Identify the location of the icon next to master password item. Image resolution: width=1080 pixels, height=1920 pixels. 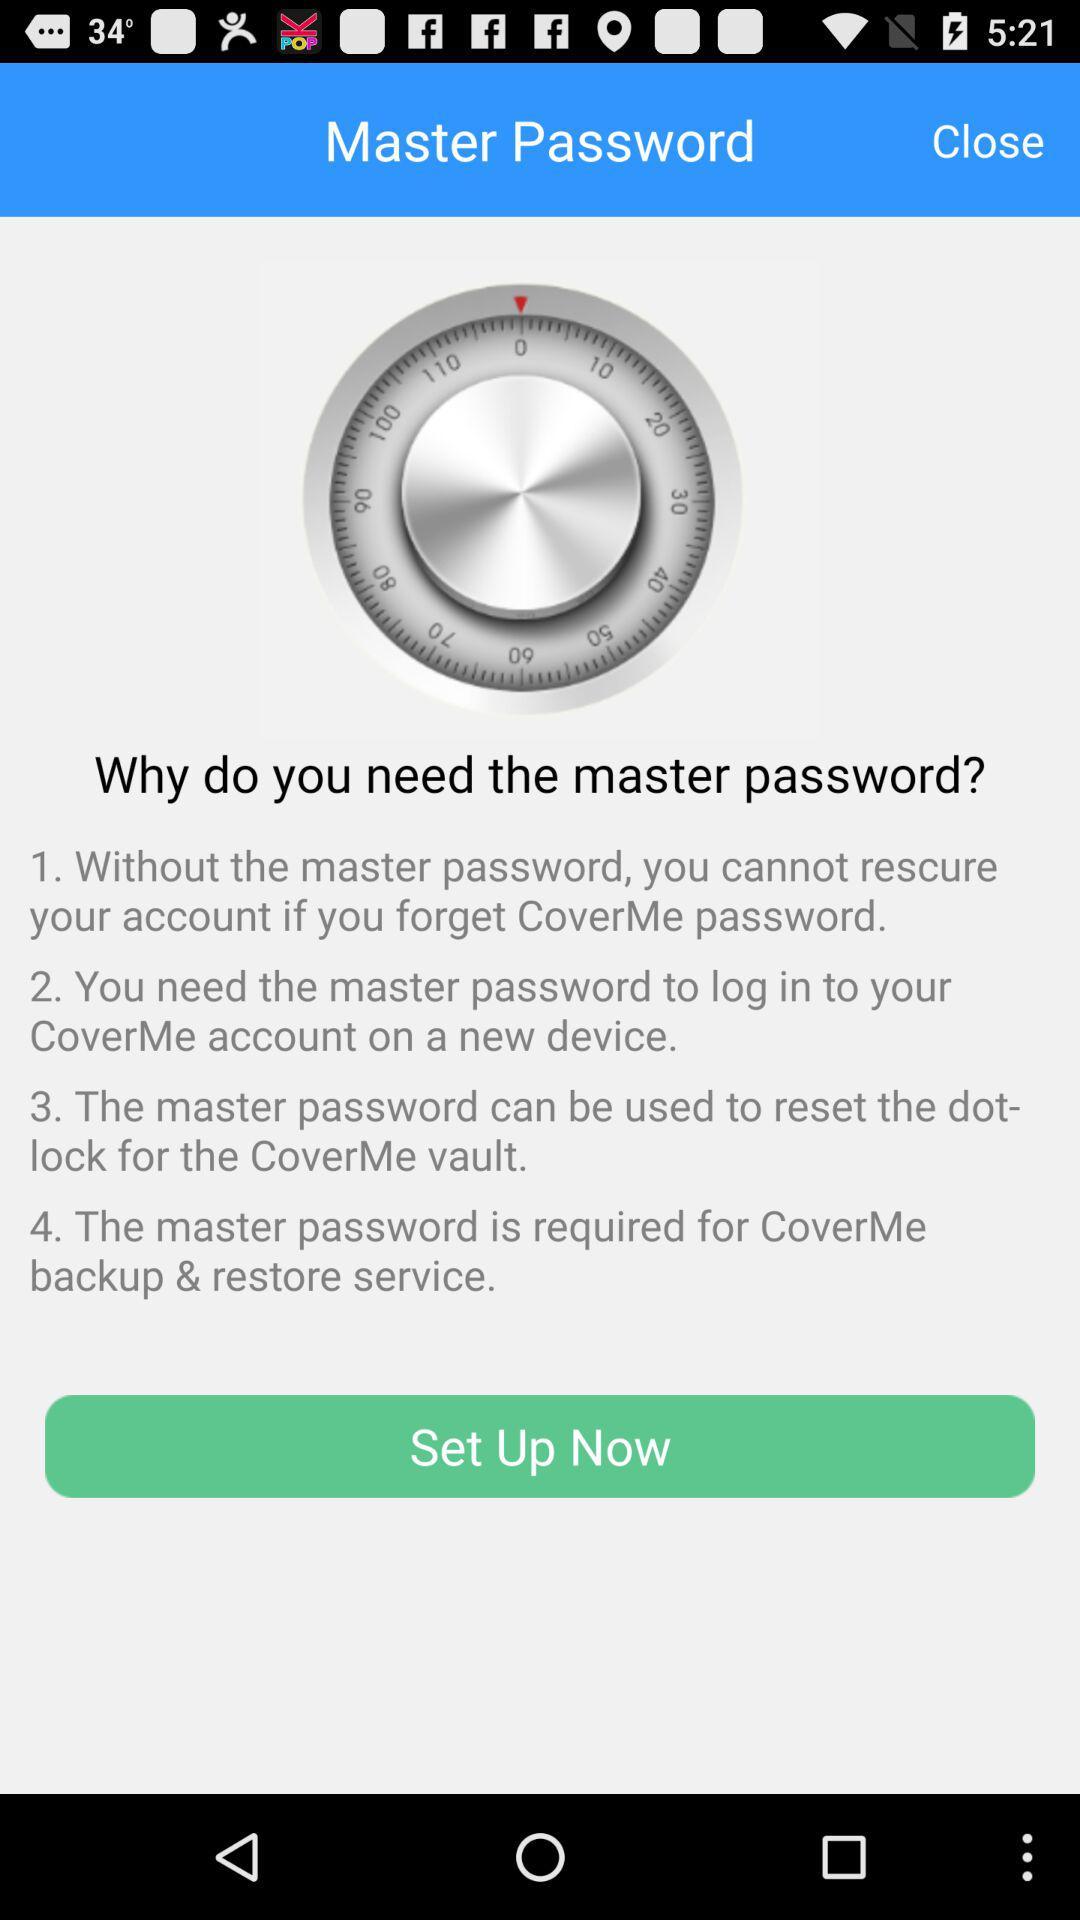
(987, 138).